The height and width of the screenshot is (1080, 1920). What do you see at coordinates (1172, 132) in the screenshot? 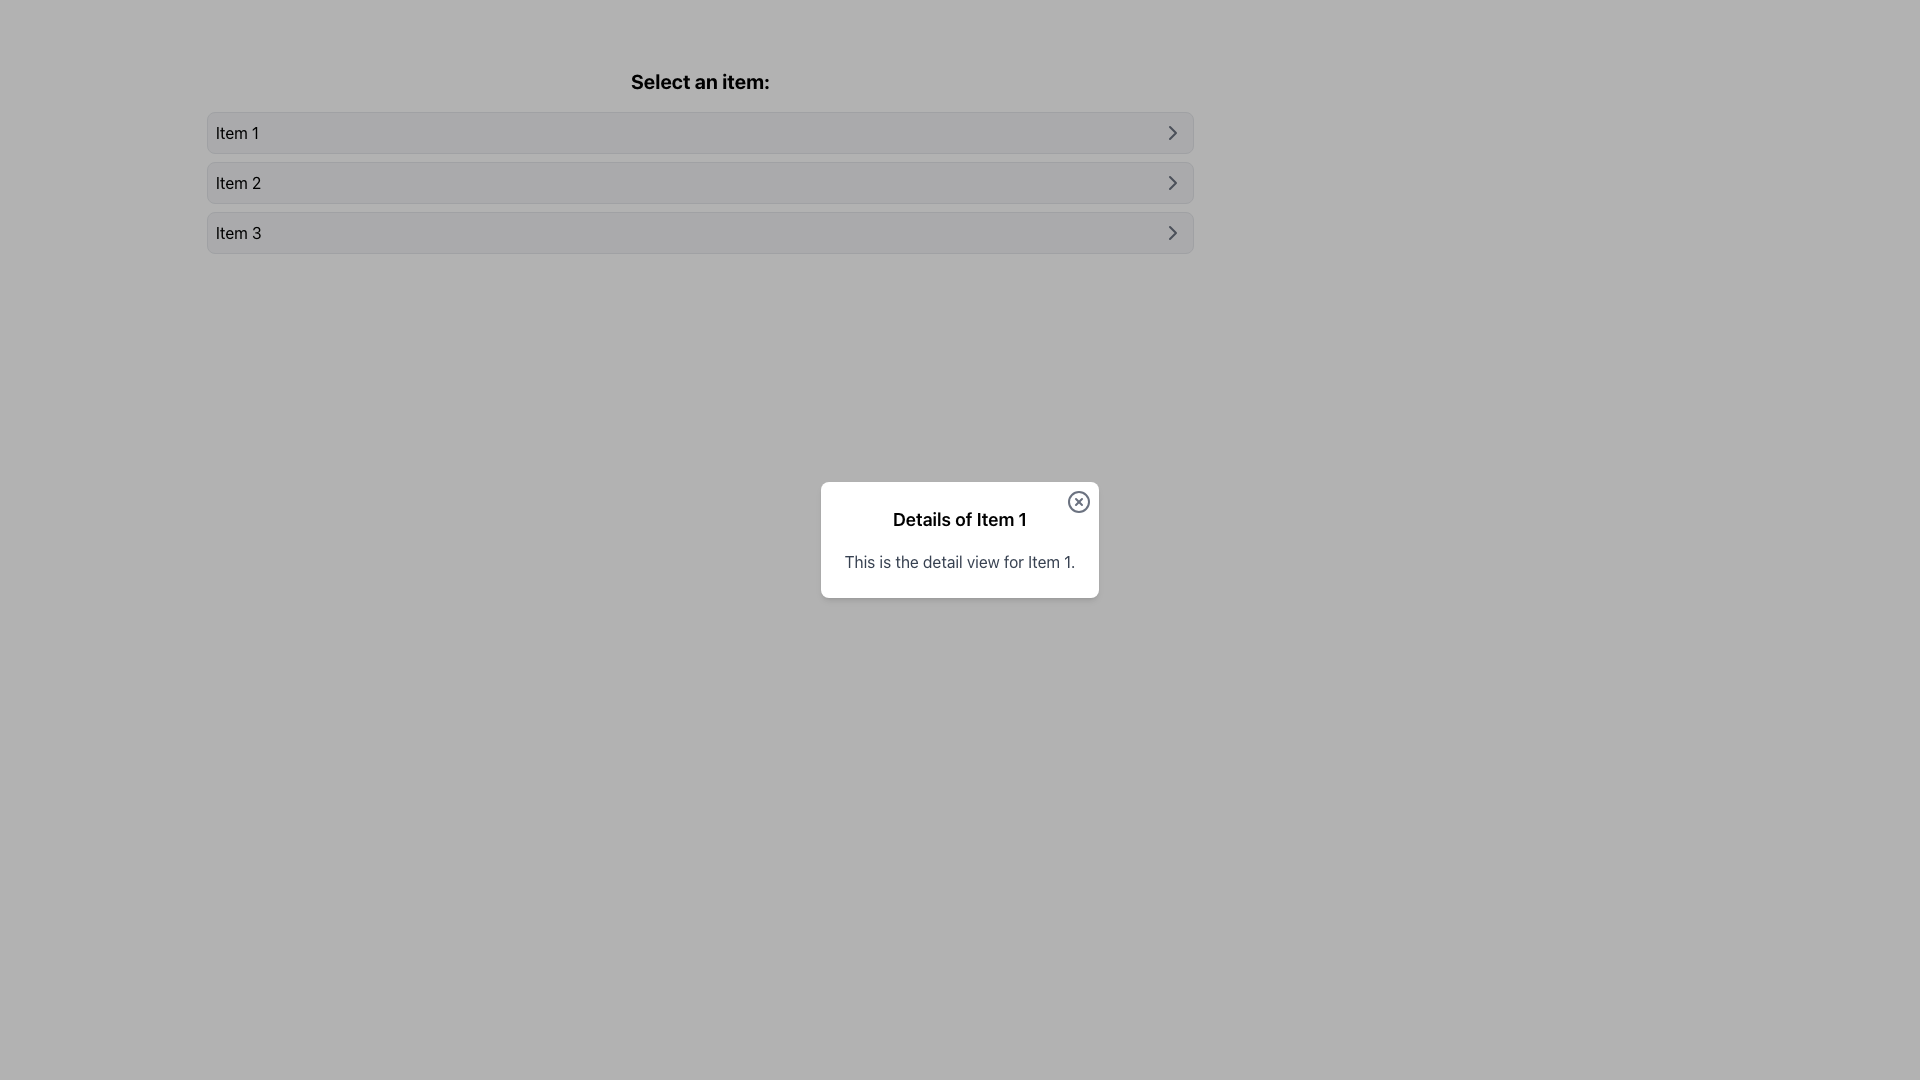
I see `the chevron icon located at the far-right edge of the first item labeled 'Select an item'` at bounding box center [1172, 132].